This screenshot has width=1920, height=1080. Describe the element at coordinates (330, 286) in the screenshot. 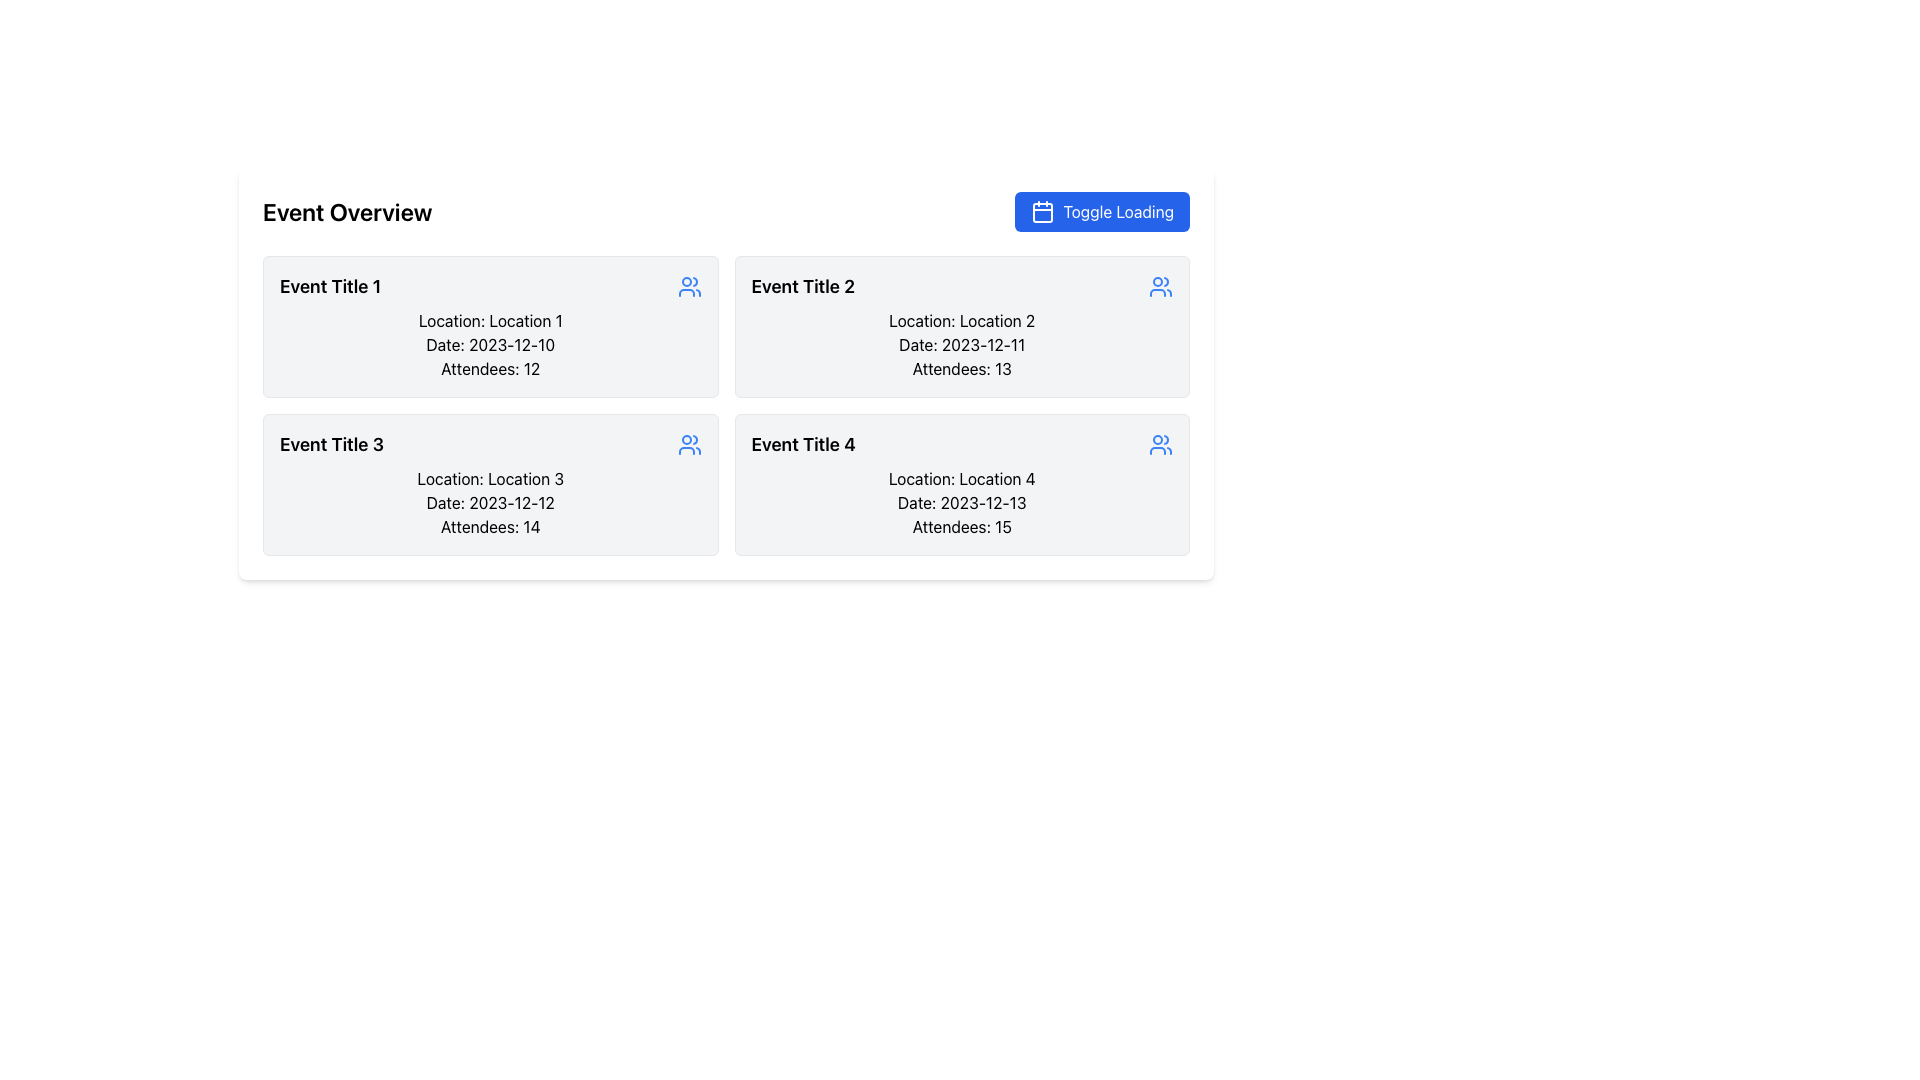

I see `the static text label displaying the name or title of the event, located in the top-left corner of the first event card in the event overview interface` at that location.